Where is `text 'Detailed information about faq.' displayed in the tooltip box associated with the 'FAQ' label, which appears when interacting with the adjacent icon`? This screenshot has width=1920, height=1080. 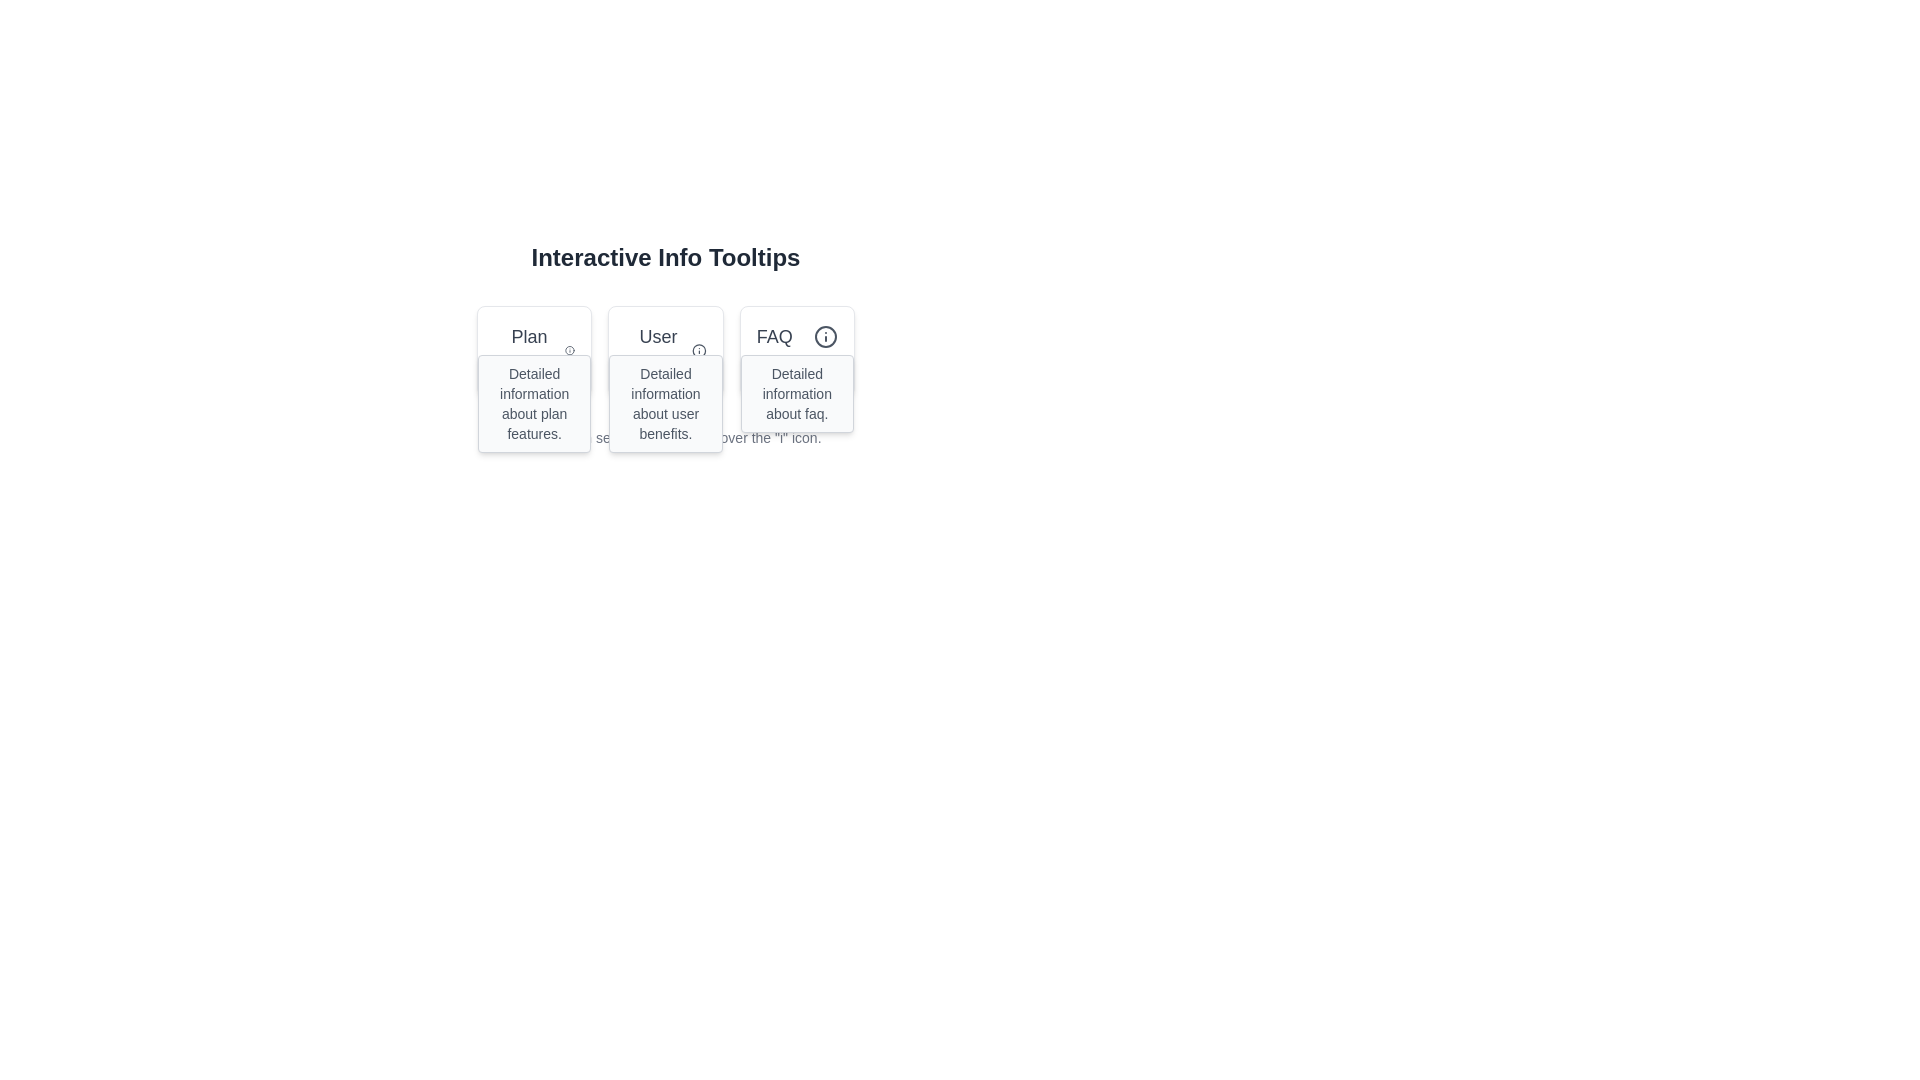 text 'Detailed information about faq.' displayed in the tooltip box associated with the 'FAQ' label, which appears when interacting with the adjacent icon is located at coordinates (796, 393).